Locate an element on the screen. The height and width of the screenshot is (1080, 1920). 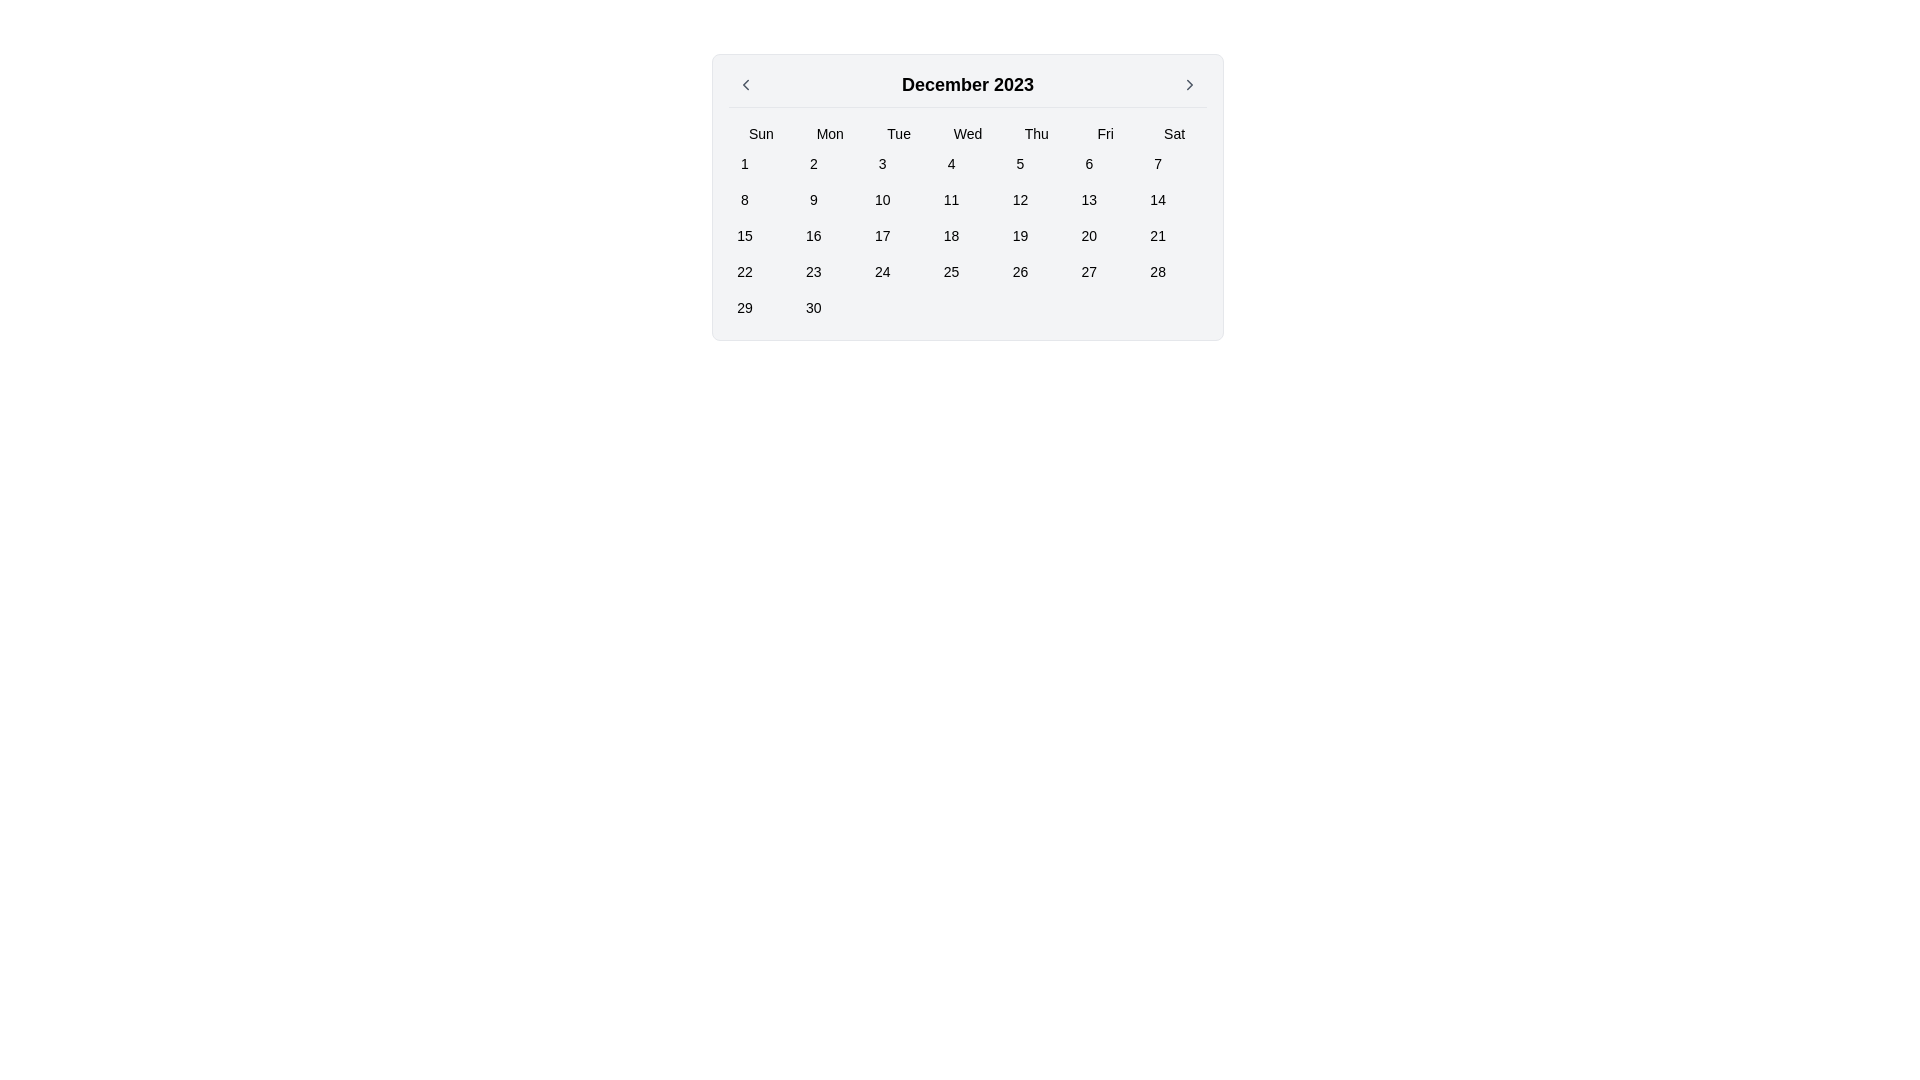
the circular button displaying the number '7' in the calendar grid under the column labeled 'Sat' is located at coordinates (1158, 163).